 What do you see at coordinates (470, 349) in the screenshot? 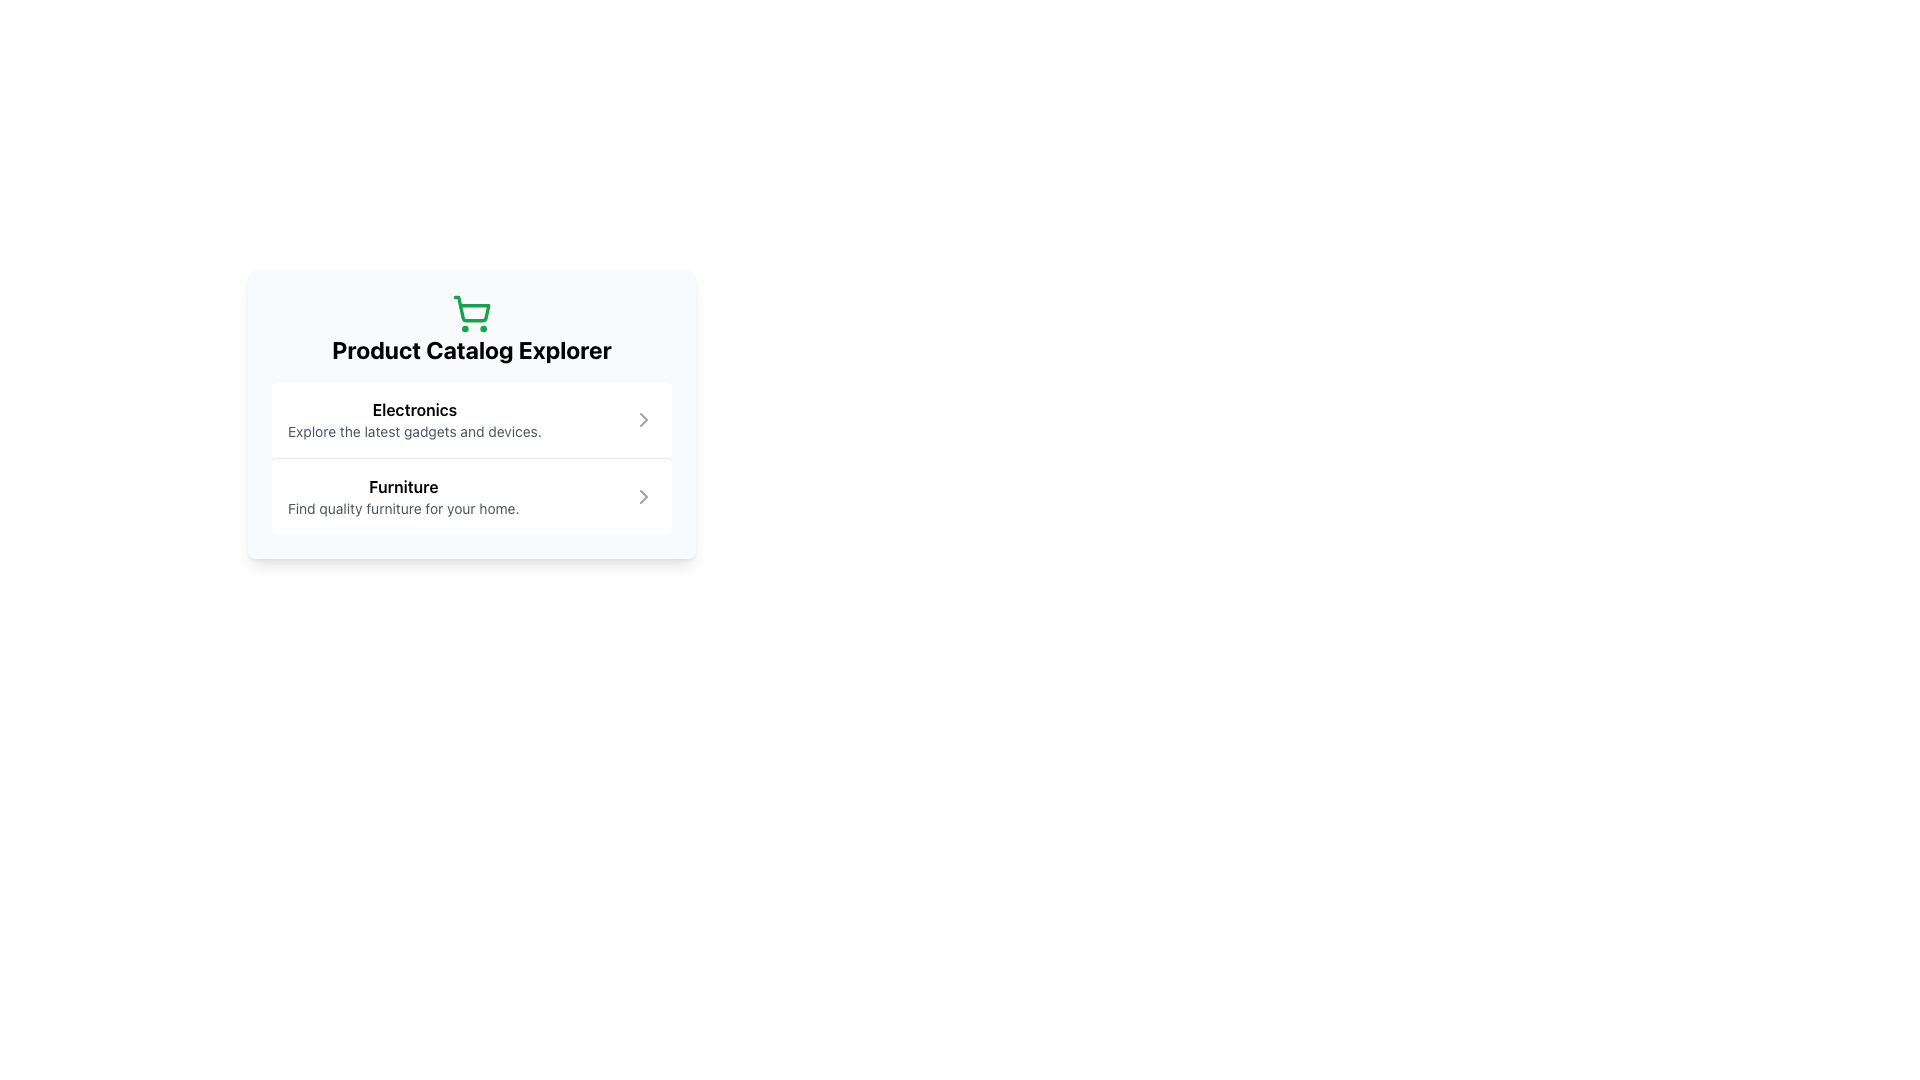
I see `the bold black text block displaying 'Product Catalog Explorer', which is centered below the shopping cart icon` at bounding box center [470, 349].